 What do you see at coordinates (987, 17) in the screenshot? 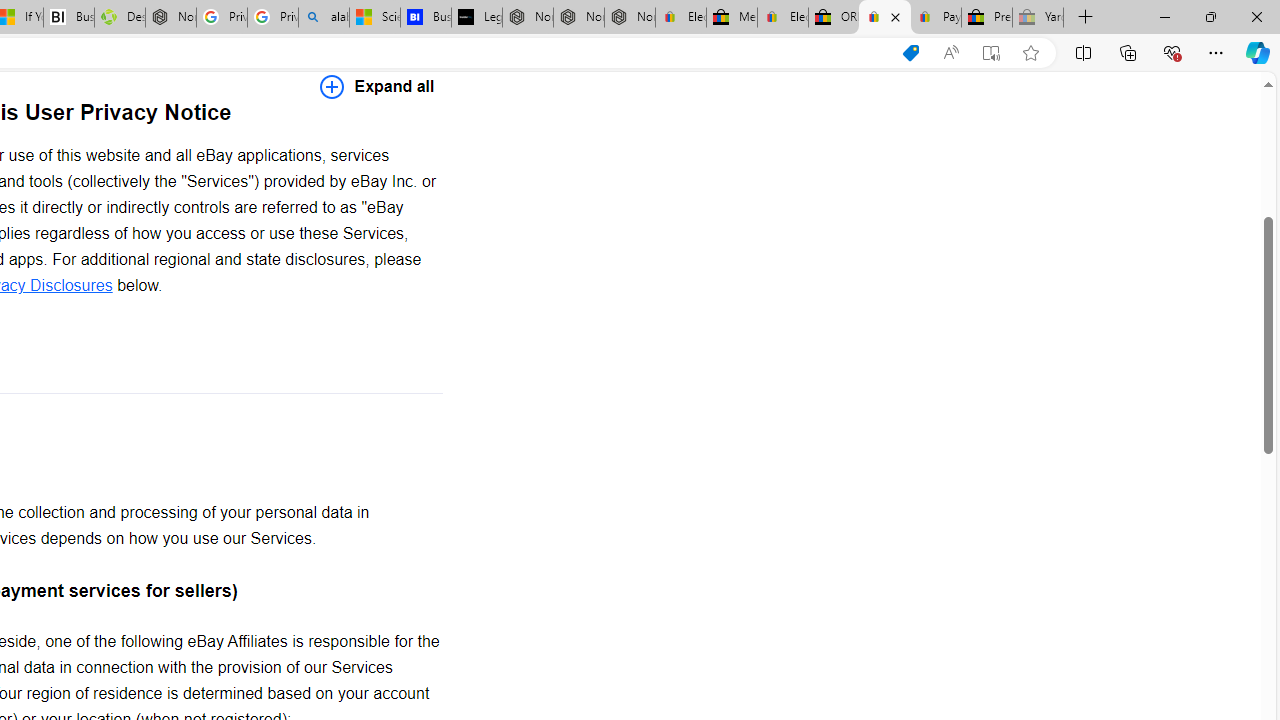
I see `'Press Room - eBay Inc.'` at bounding box center [987, 17].